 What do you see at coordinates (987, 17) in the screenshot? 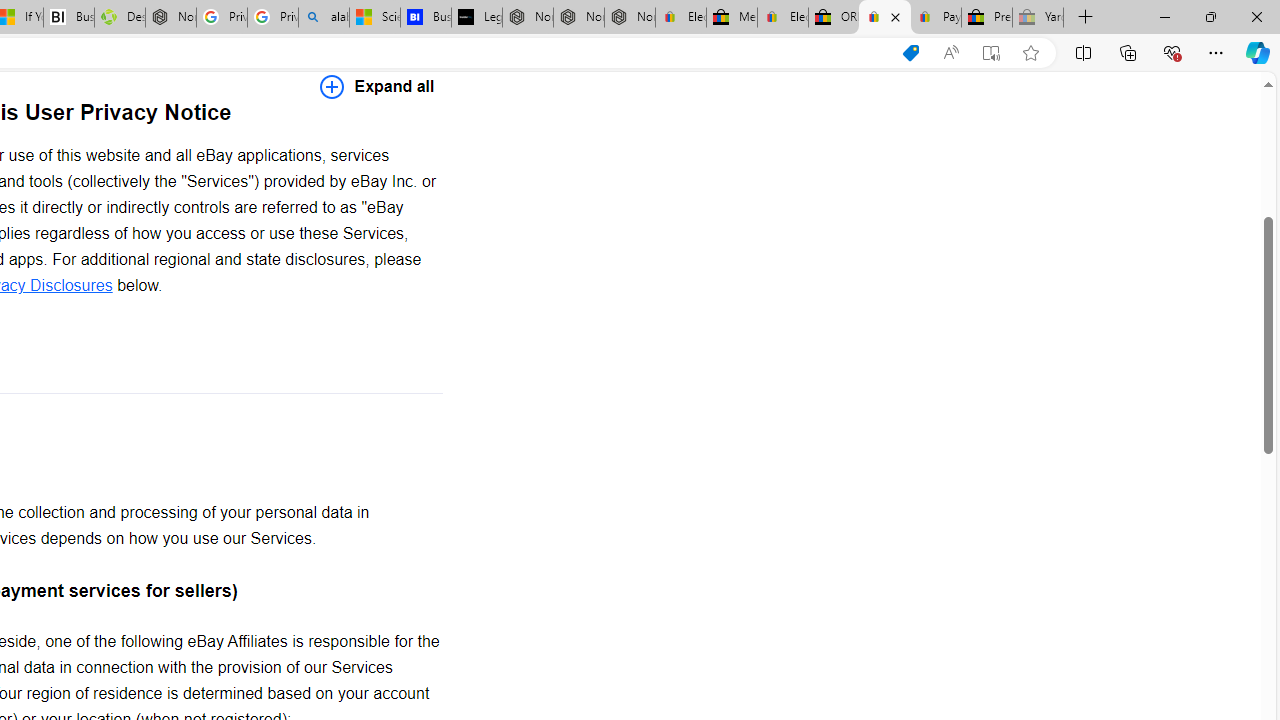
I see `'Press Room - eBay Inc.'` at bounding box center [987, 17].